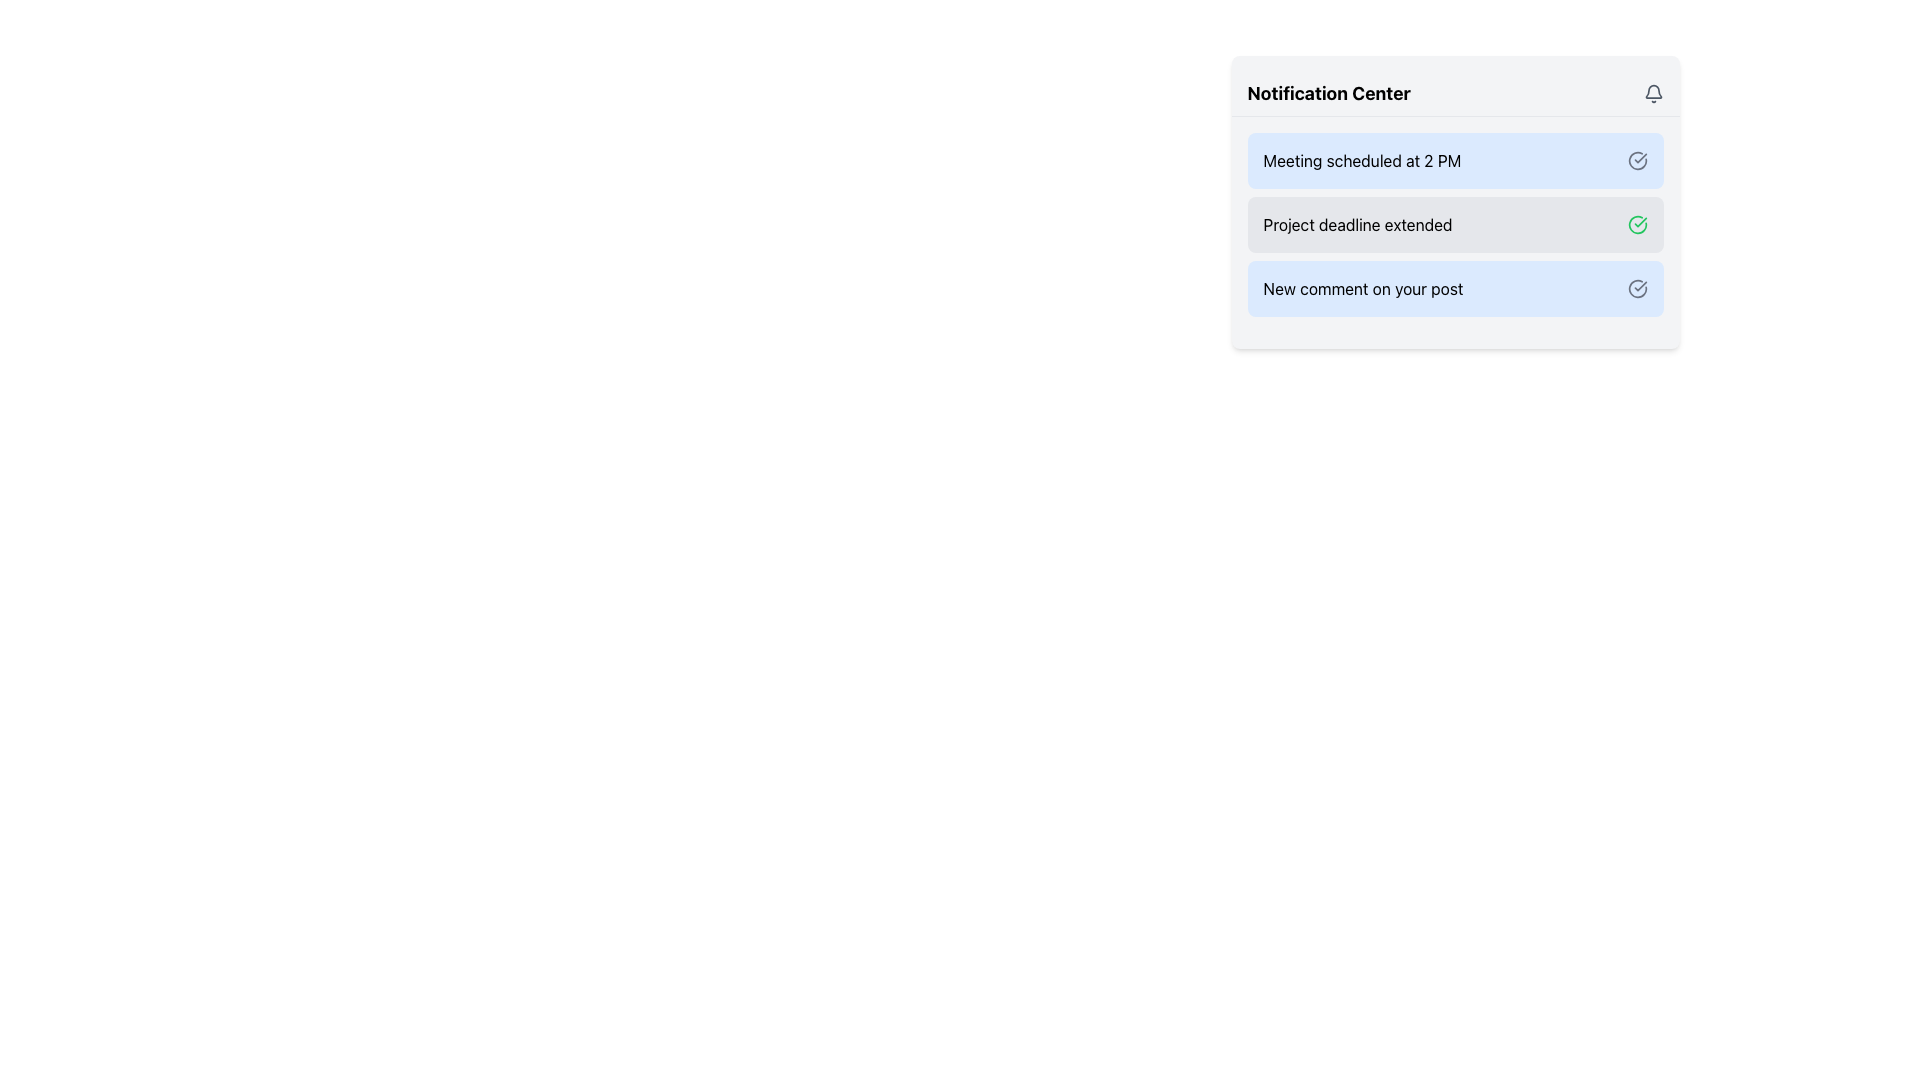  What do you see at coordinates (1358, 224) in the screenshot?
I see `the static text label that indicates the project's deadline extension within the notification card in the Notification Center` at bounding box center [1358, 224].